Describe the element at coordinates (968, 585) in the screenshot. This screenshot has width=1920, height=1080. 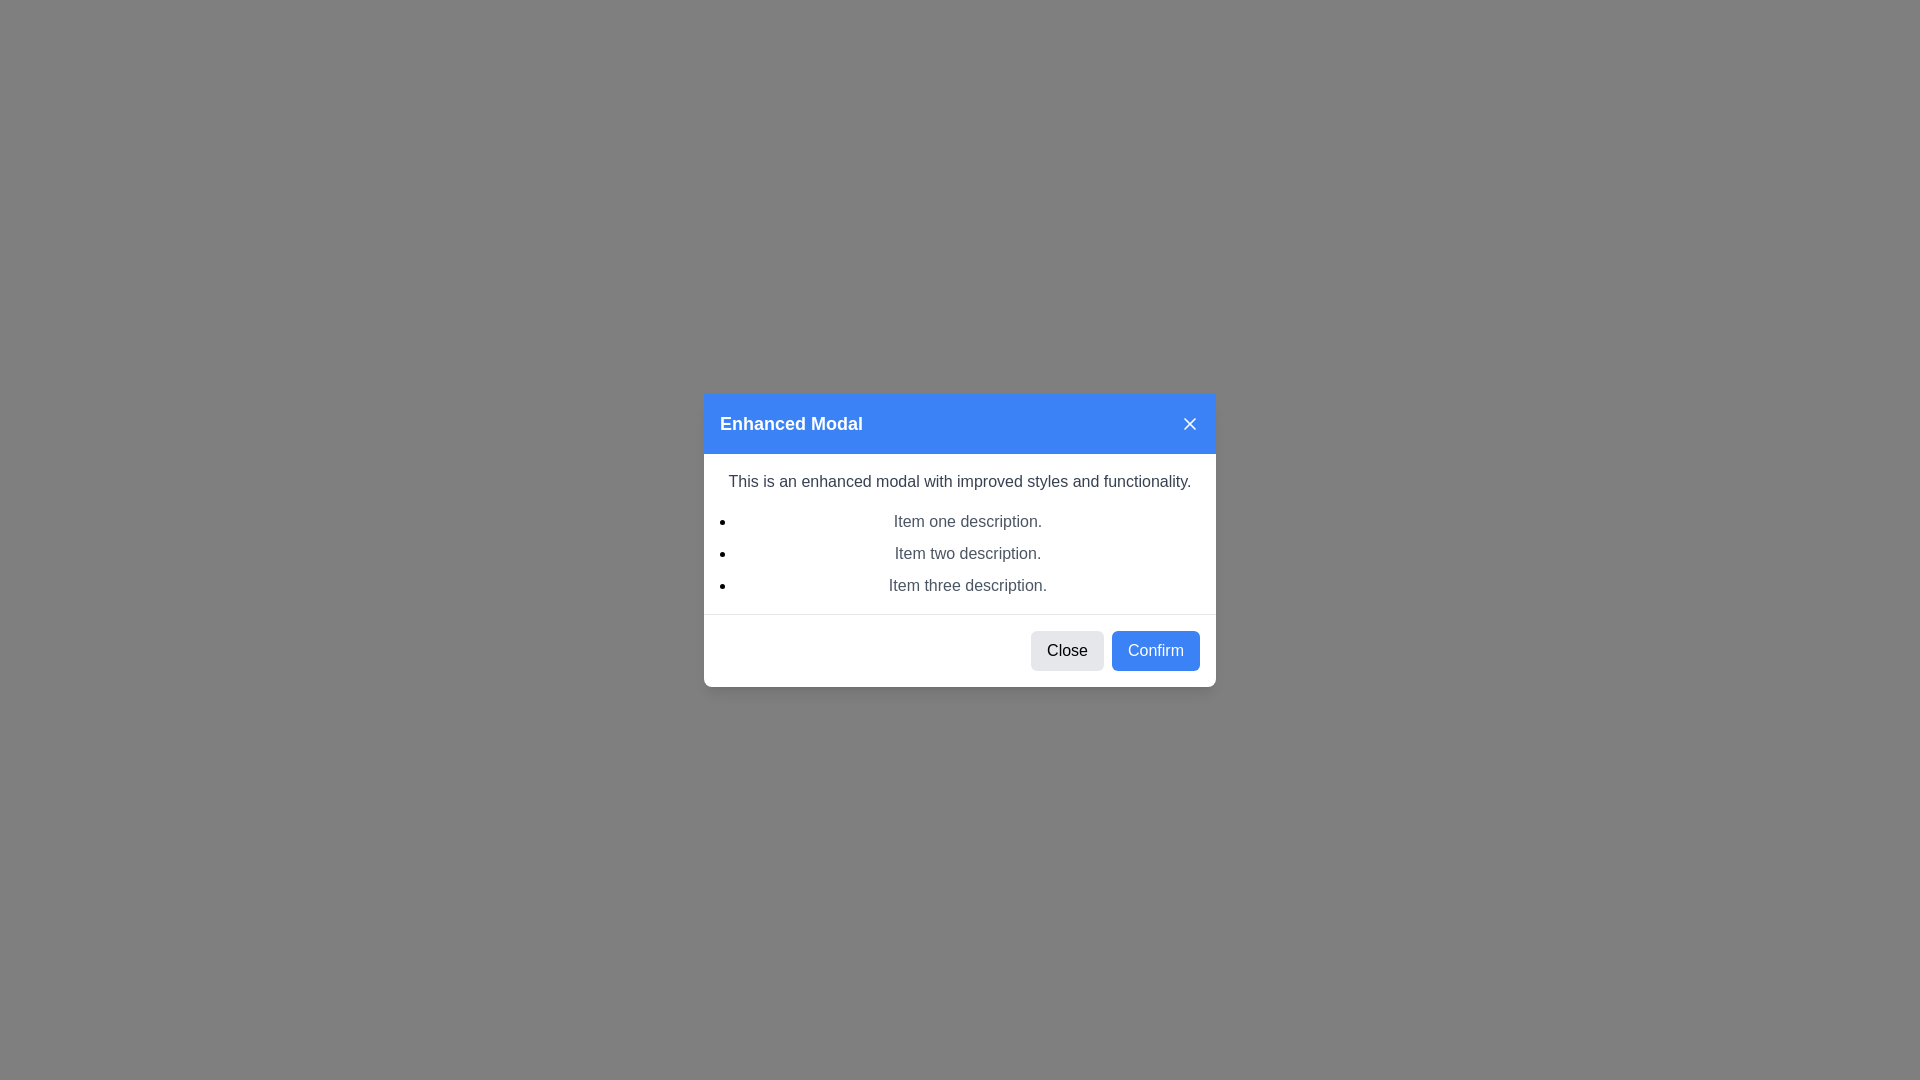
I see `text element displaying 'Item three description.' which is the third item in a bullet-point list within a modal window` at that location.